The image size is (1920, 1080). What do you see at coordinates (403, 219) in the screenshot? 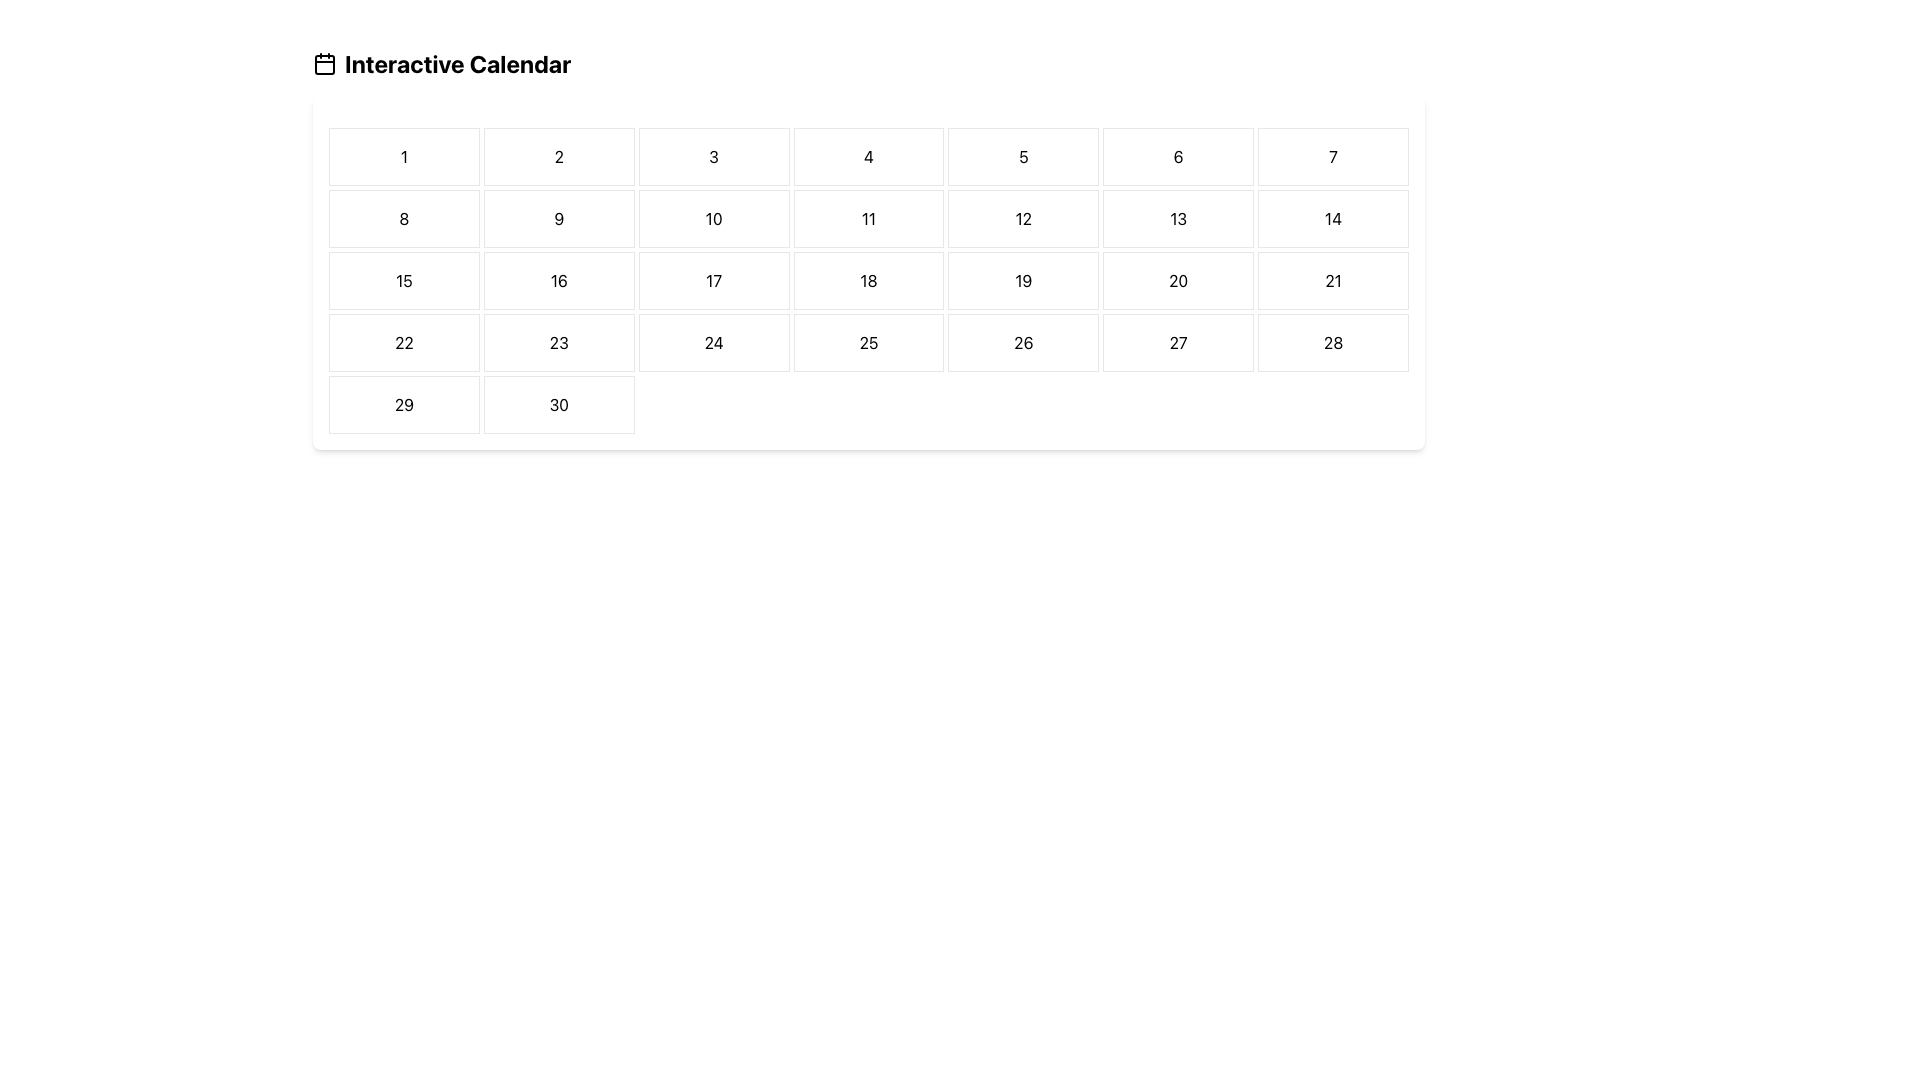
I see `the grid item in the second row and first column containing the number '8'` at bounding box center [403, 219].